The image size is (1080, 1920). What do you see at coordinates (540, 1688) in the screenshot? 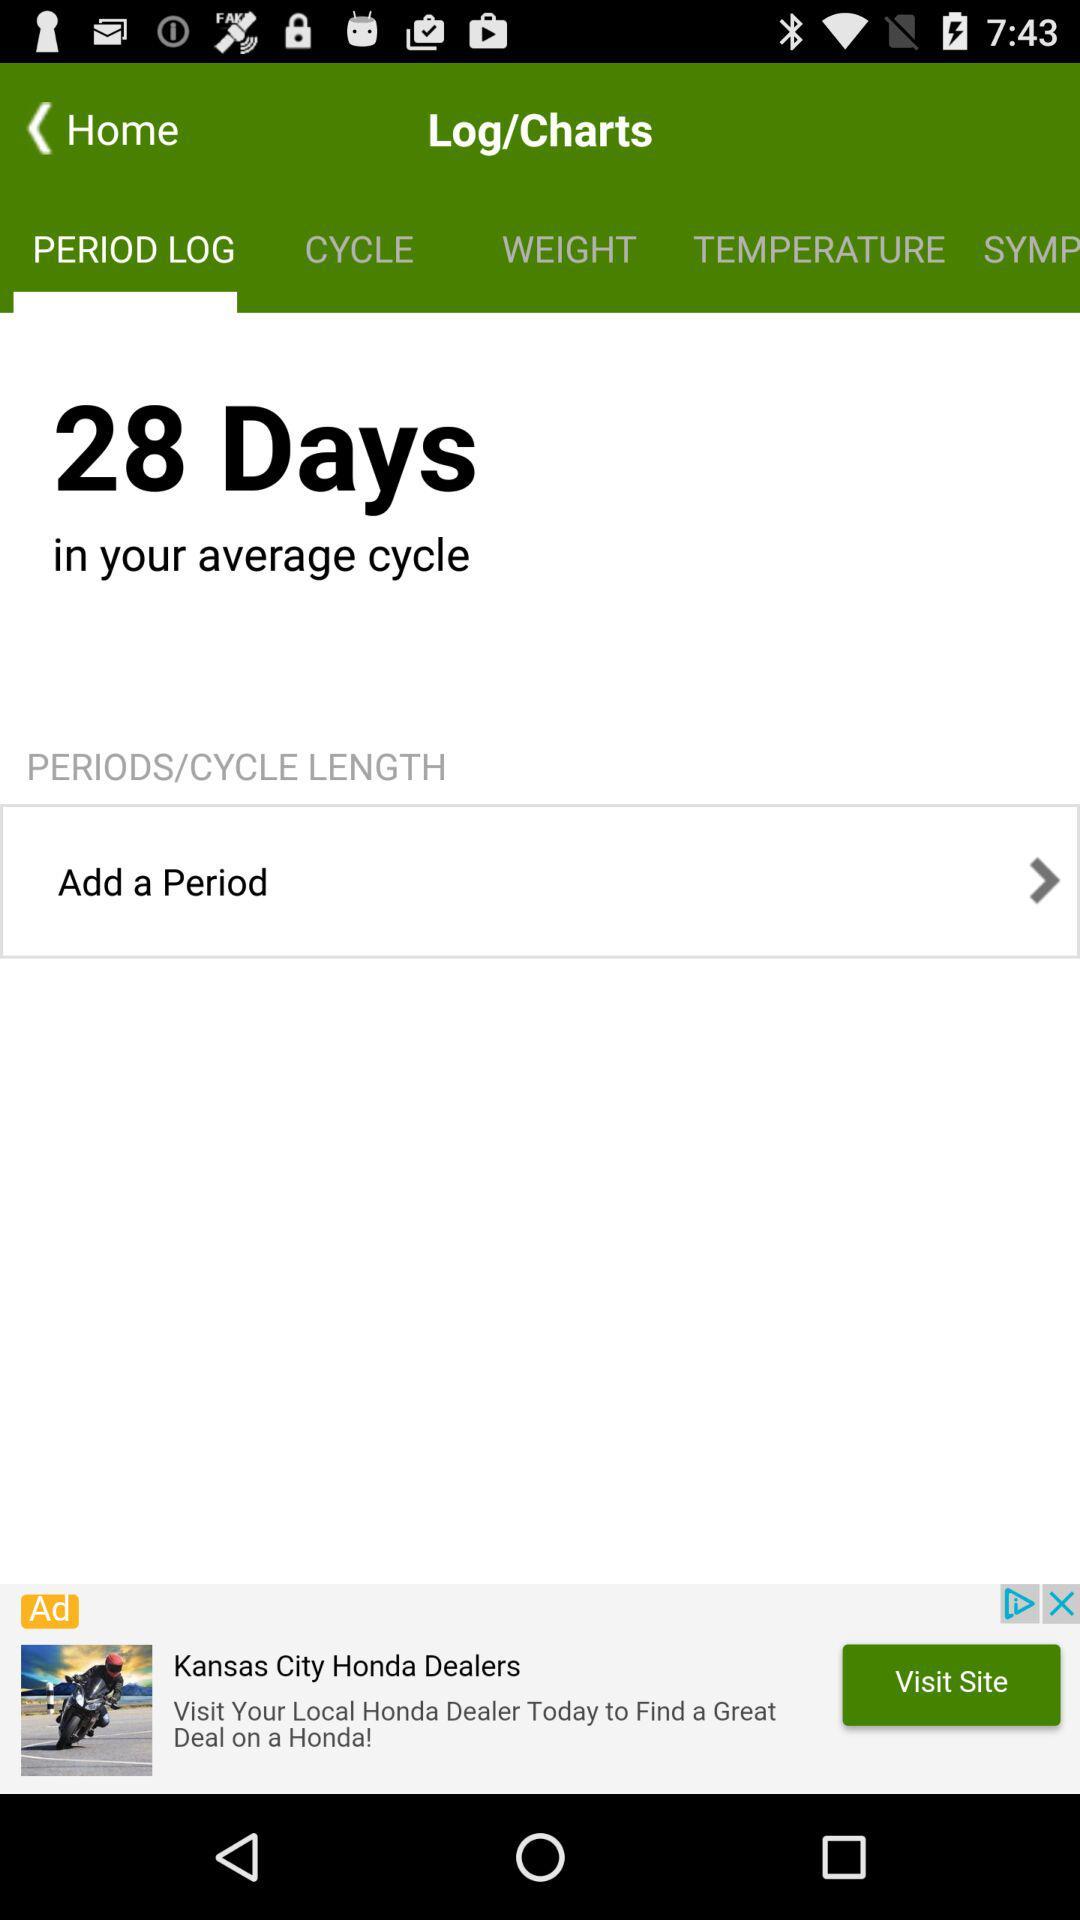
I see `site icon` at bounding box center [540, 1688].